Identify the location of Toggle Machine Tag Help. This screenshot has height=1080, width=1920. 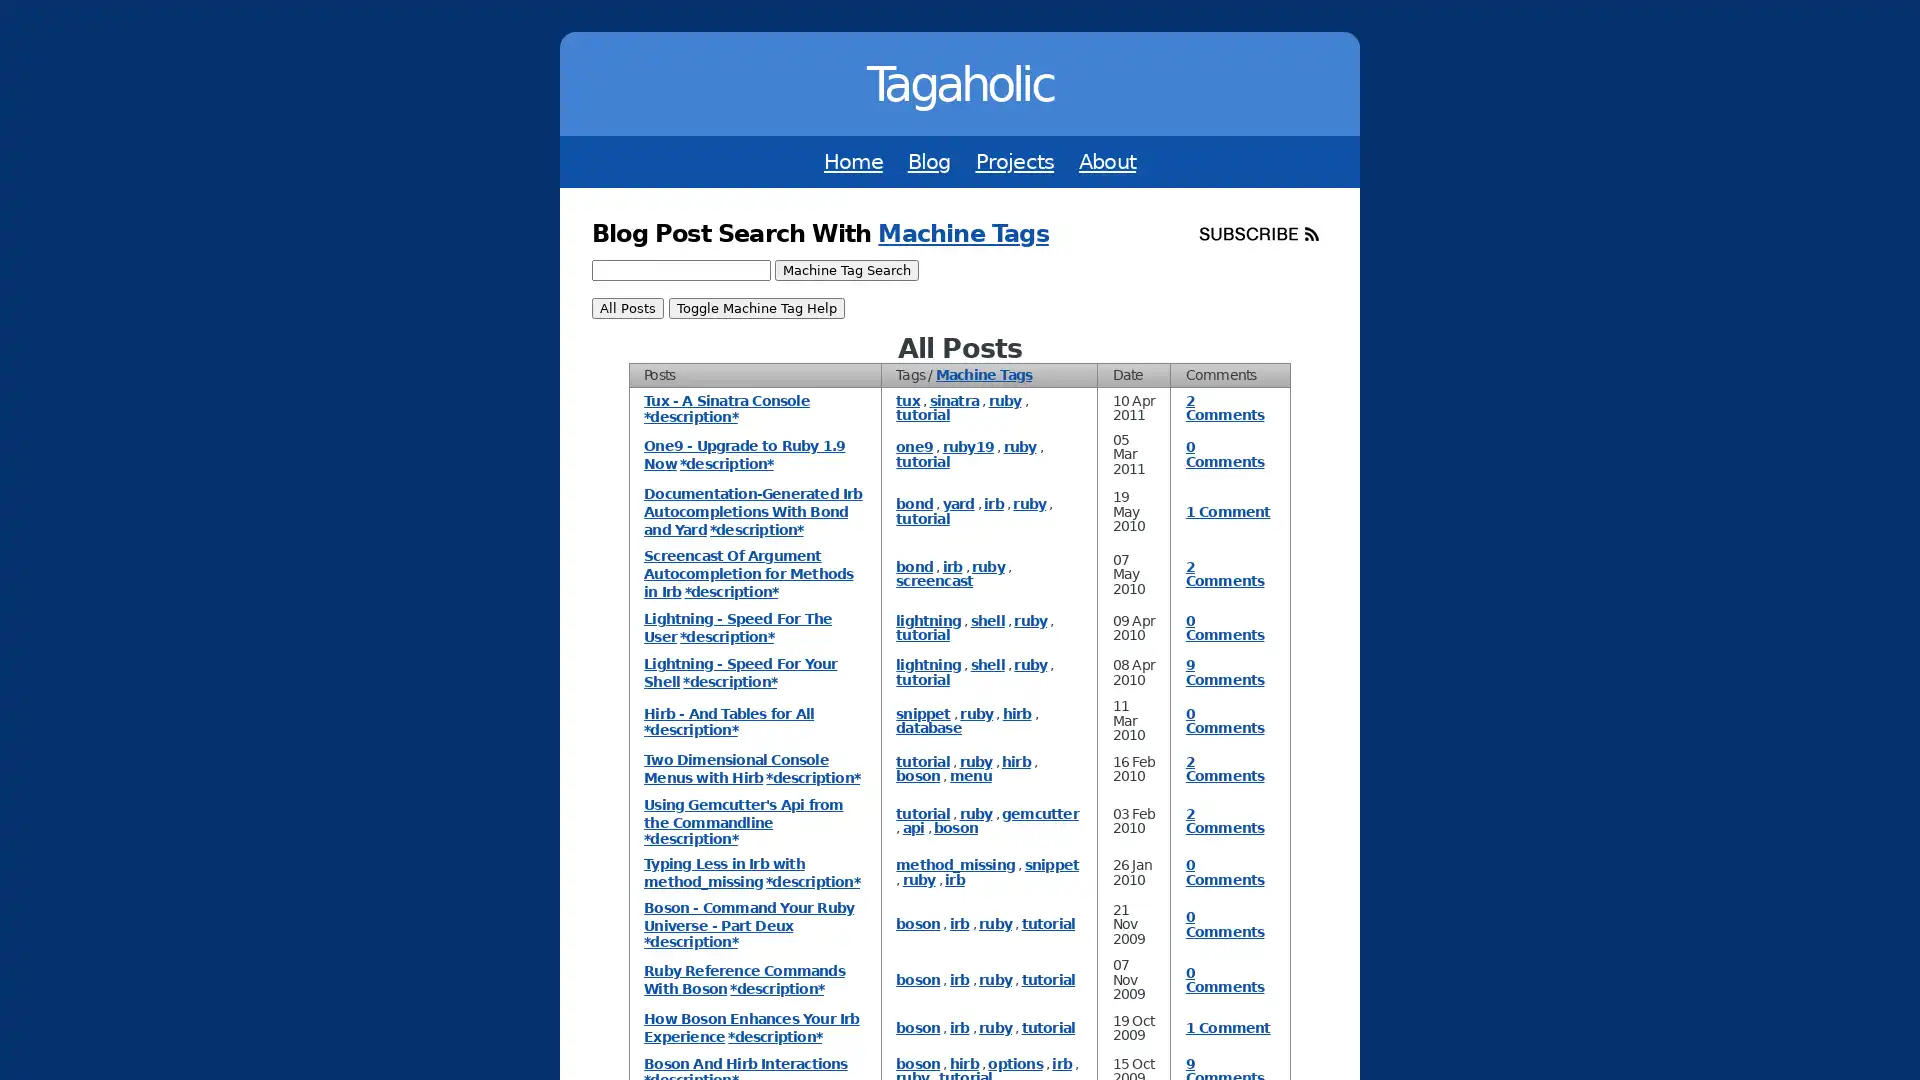
(754, 308).